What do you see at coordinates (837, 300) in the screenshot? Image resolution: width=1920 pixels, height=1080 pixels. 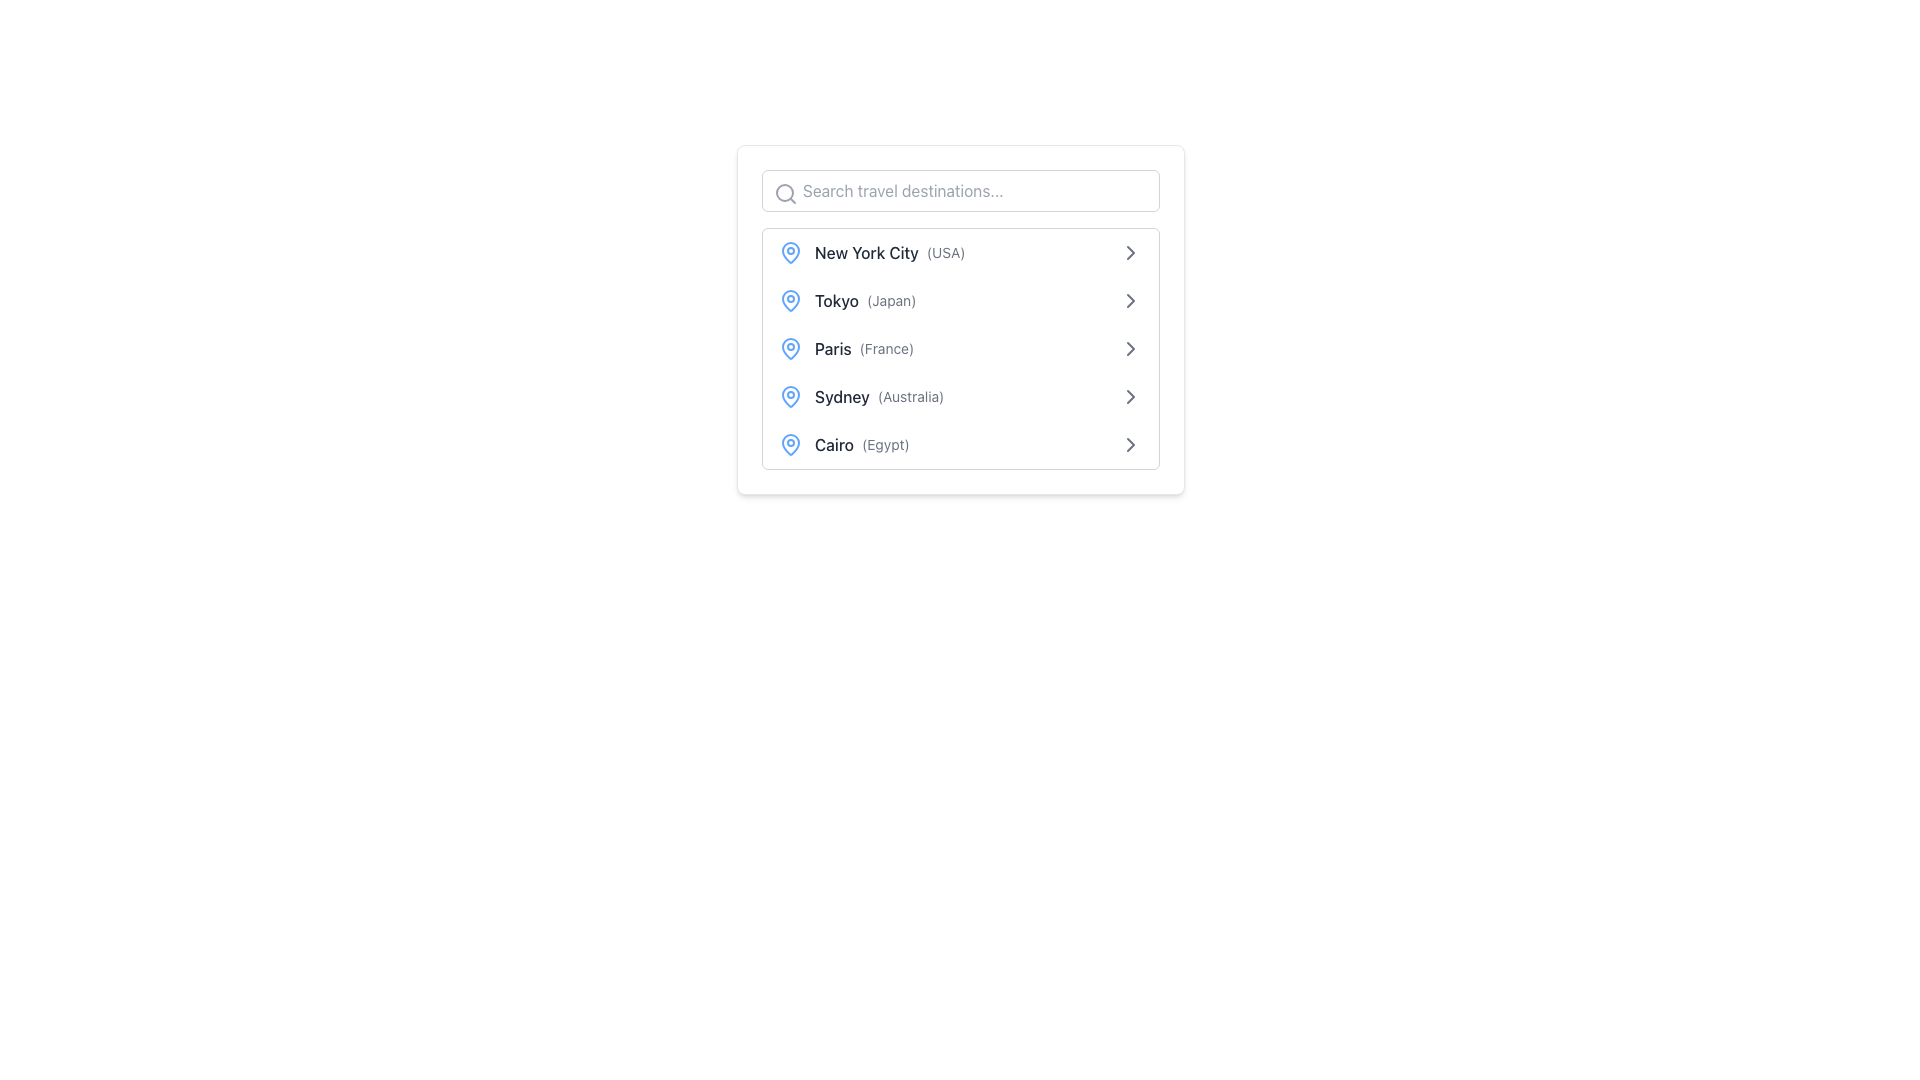 I see `the text label representing the name of a city in the second entry of a travel destination list, which is accompanied by a blue location marker icon on the left and the text '(Japan)' on the right` at bounding box center [837, 300].